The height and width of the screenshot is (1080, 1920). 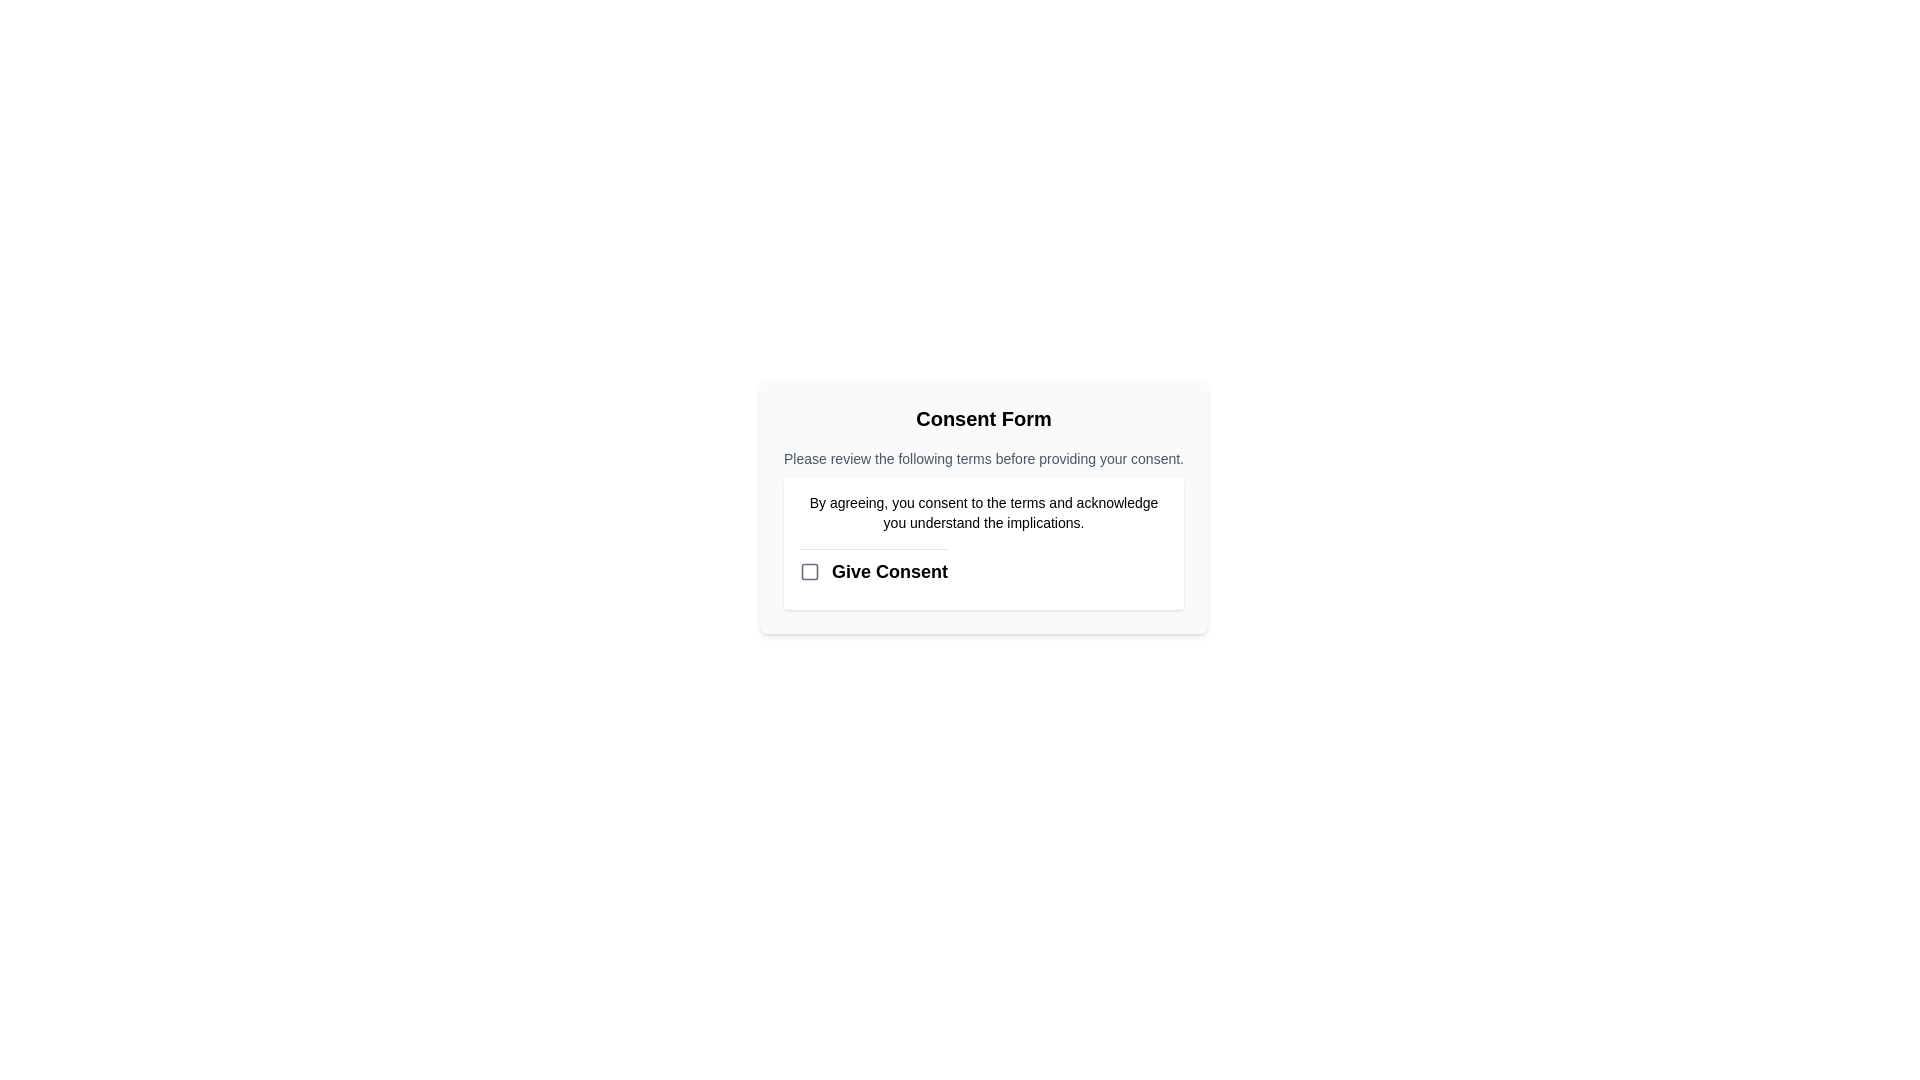 What do you see at coordinates (983, 459) in the screenshot?
I see `the instructional text label that reads 'Please review the following terms before providing your consent.' located below the 'Consent Form' title` at bounding box center [983, 459].